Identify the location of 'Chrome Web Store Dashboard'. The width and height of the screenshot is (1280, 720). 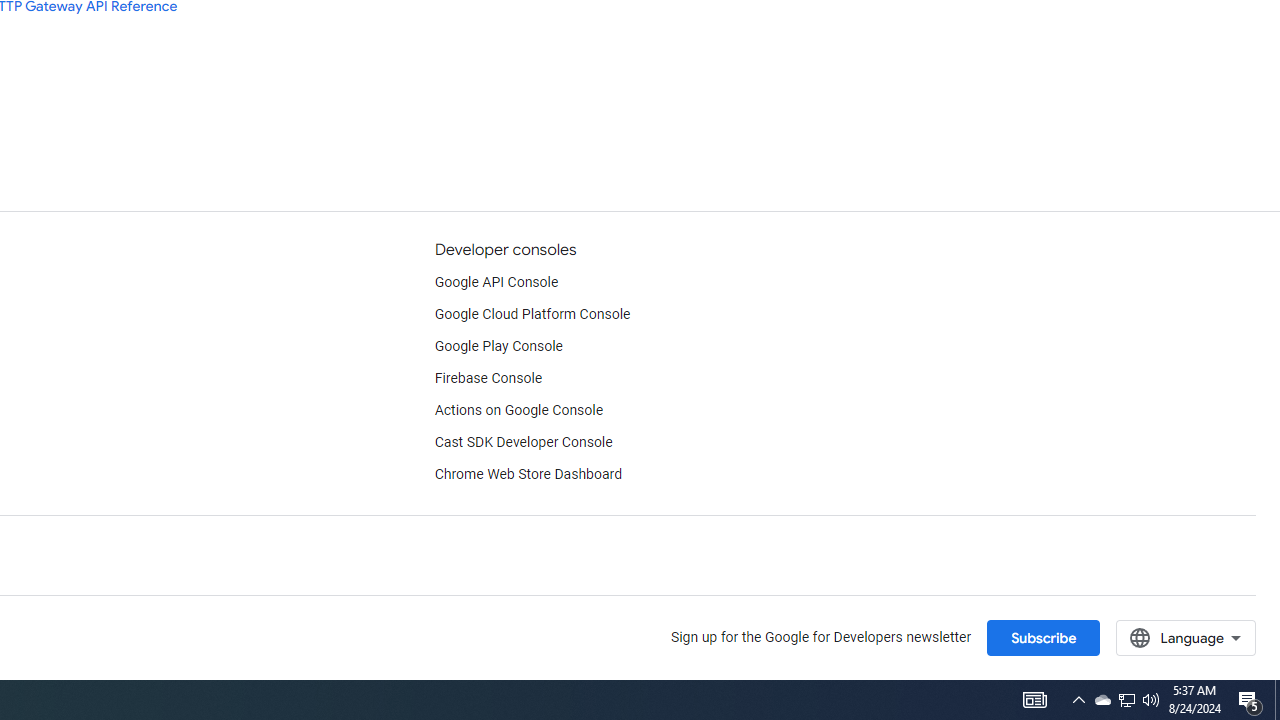
(528, 475).